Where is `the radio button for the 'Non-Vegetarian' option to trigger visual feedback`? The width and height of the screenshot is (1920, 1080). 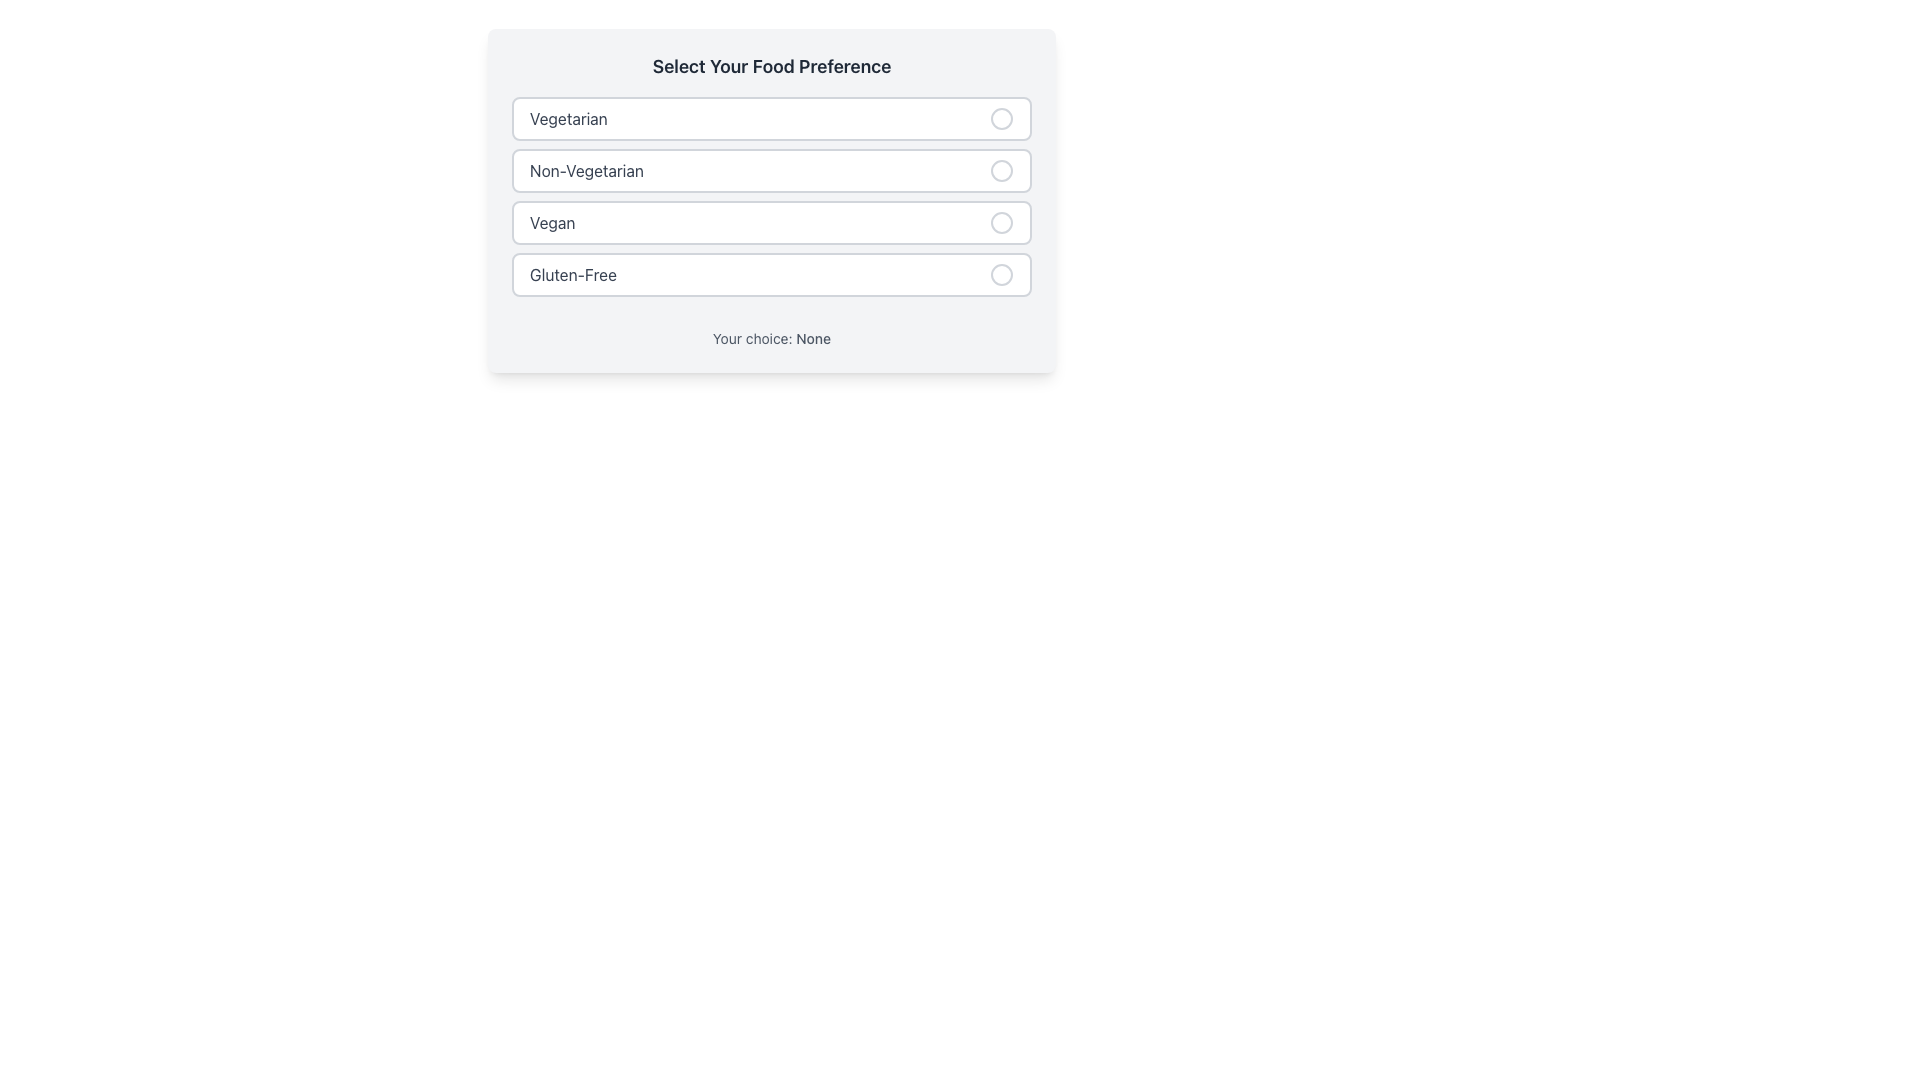 the radio button for the 'Non-Vegetarian' option to trigger visual feedback is located at coordinates (1002, 169).